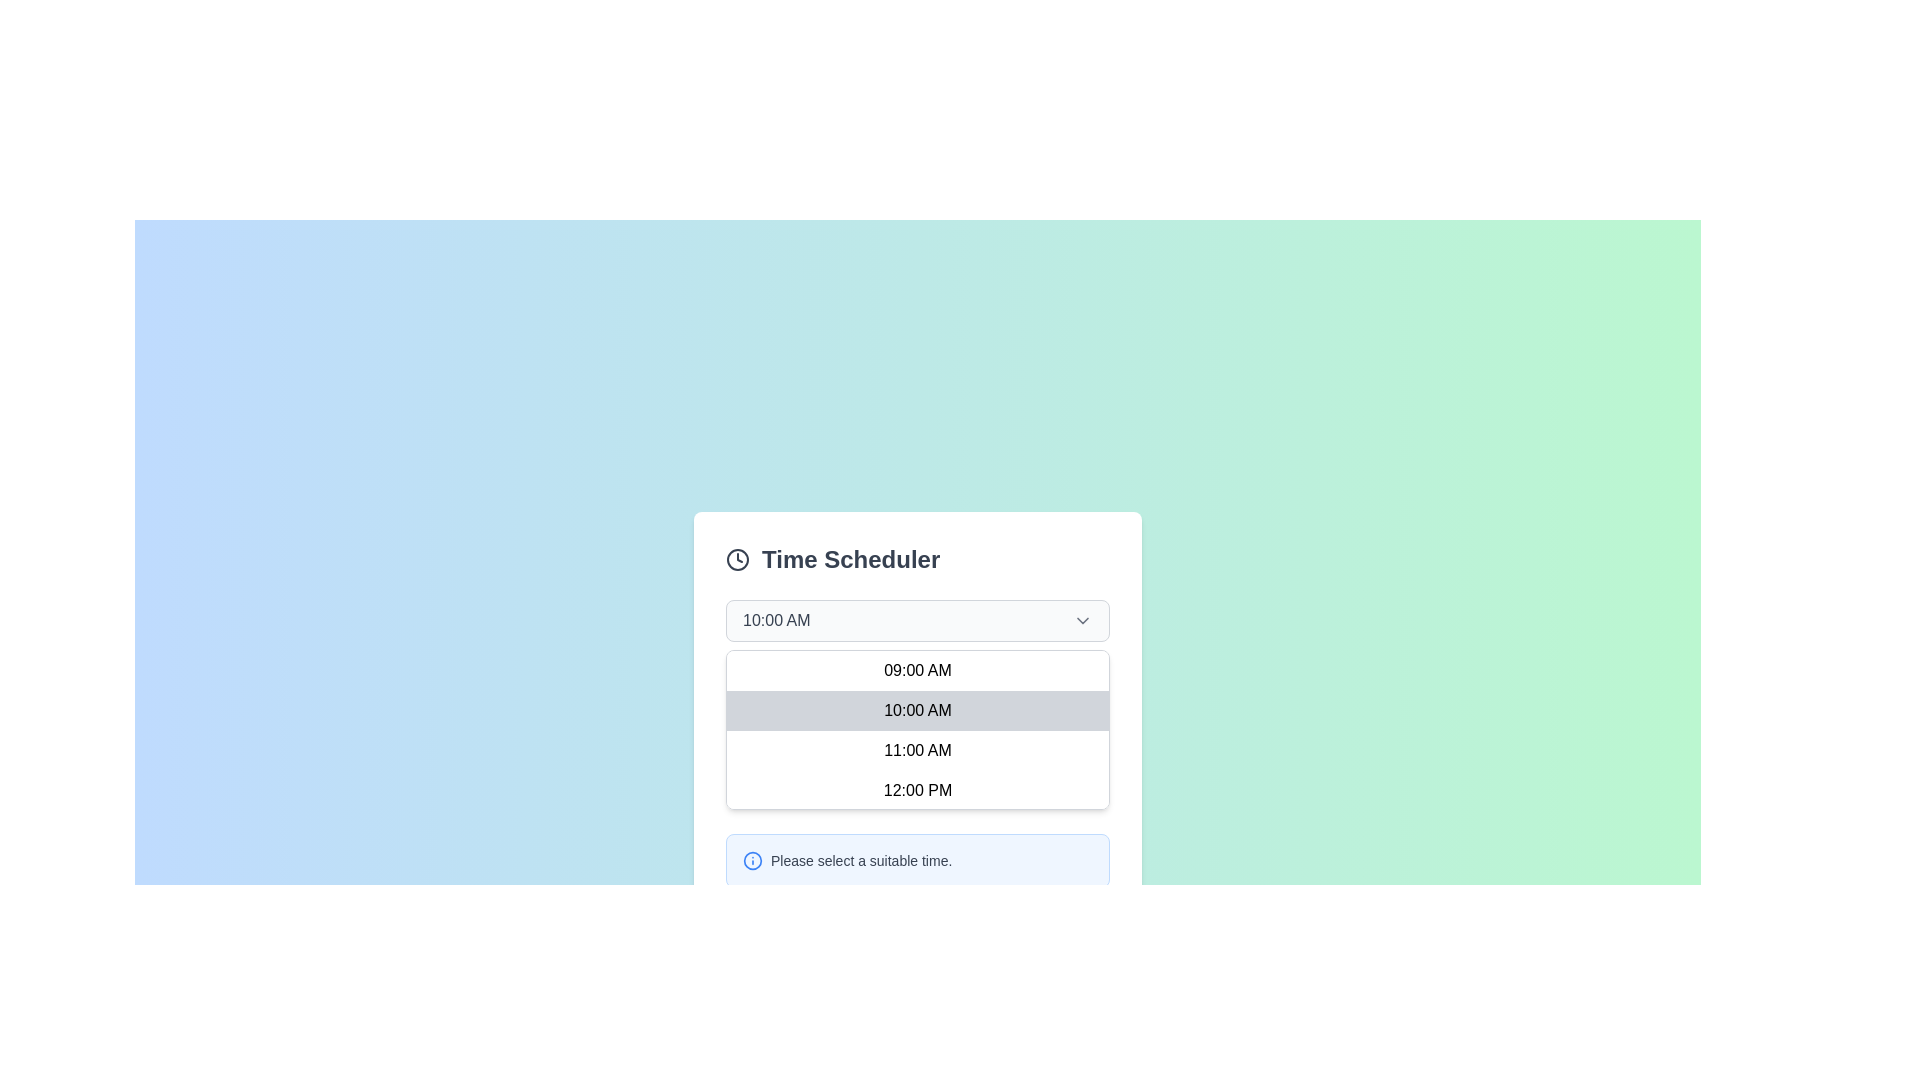  What do you see at coordinates (752, 859) in the screenshot?
I see `the circular visual indicator within the information icon located in the message box below the main content area` at bounding box center [752, 859].